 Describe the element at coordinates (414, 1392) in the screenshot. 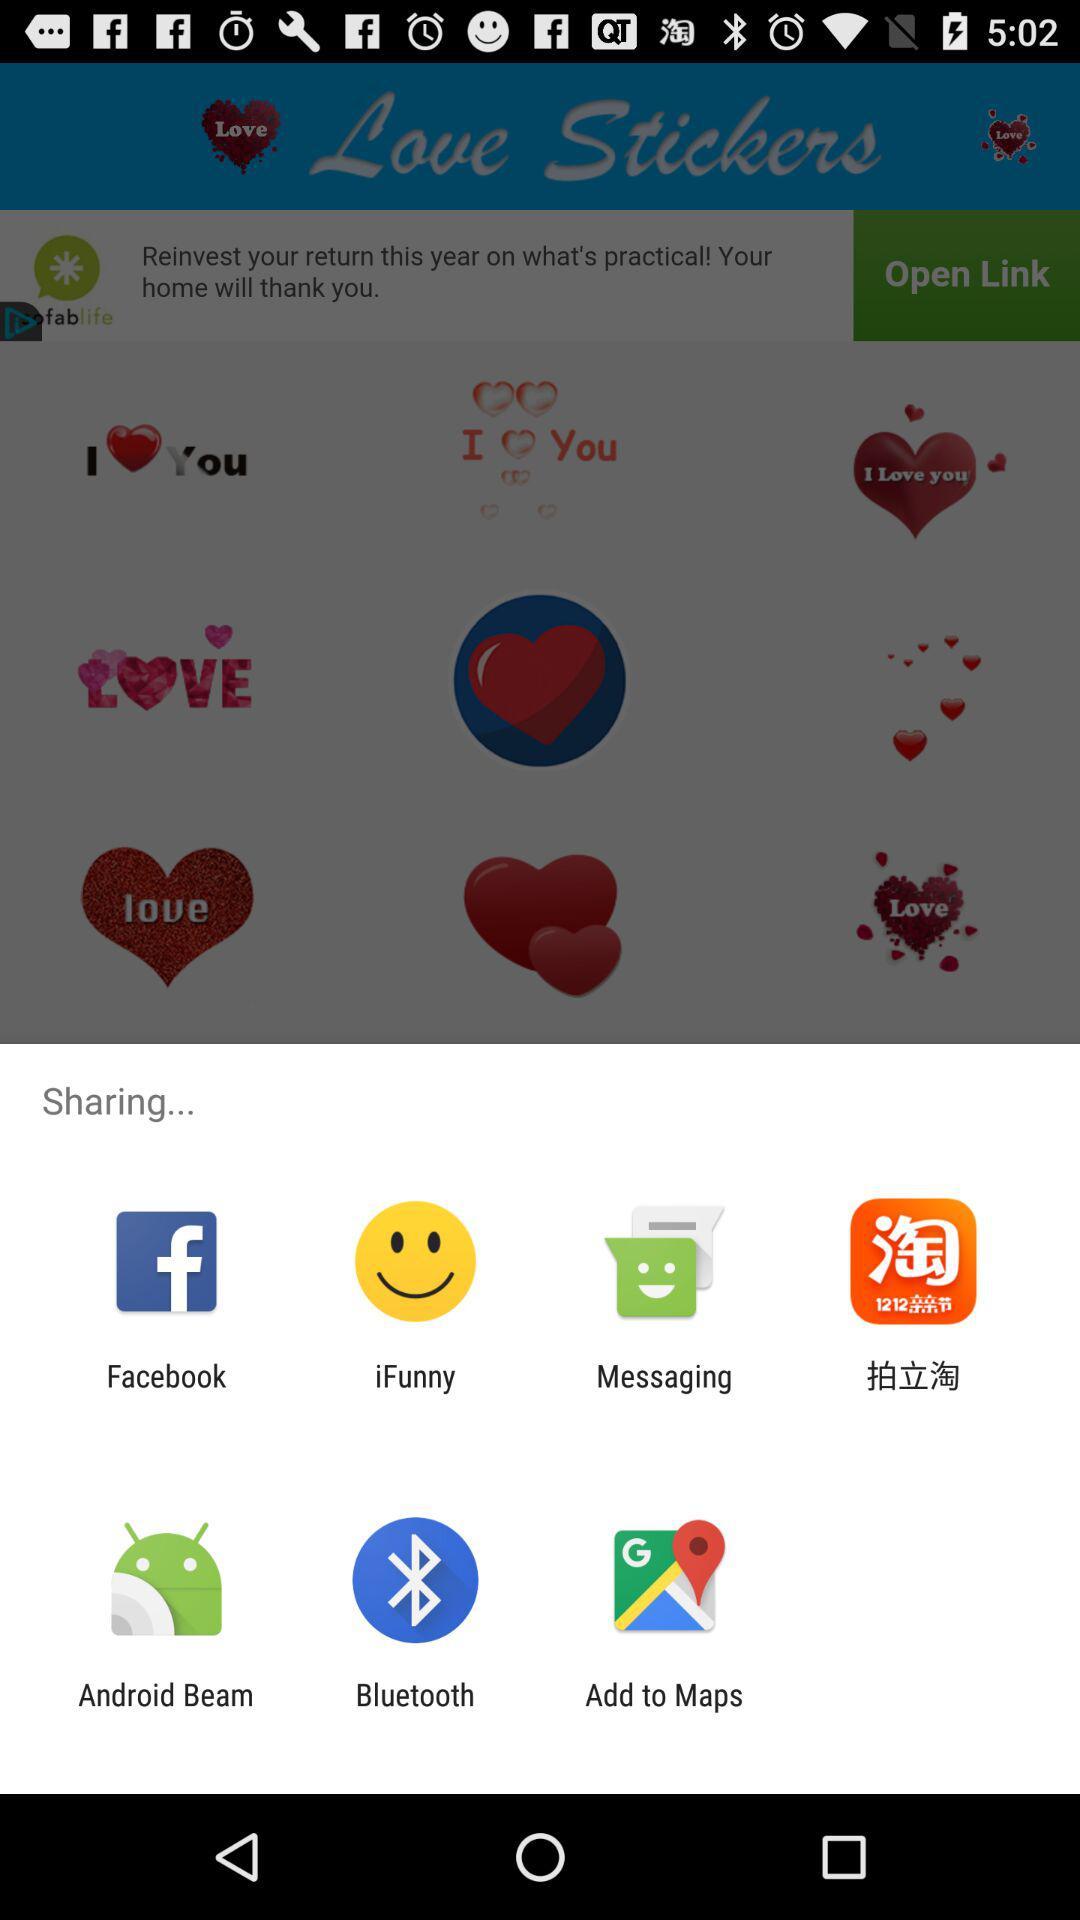

I see `item to the right of the facebook app` at that location.